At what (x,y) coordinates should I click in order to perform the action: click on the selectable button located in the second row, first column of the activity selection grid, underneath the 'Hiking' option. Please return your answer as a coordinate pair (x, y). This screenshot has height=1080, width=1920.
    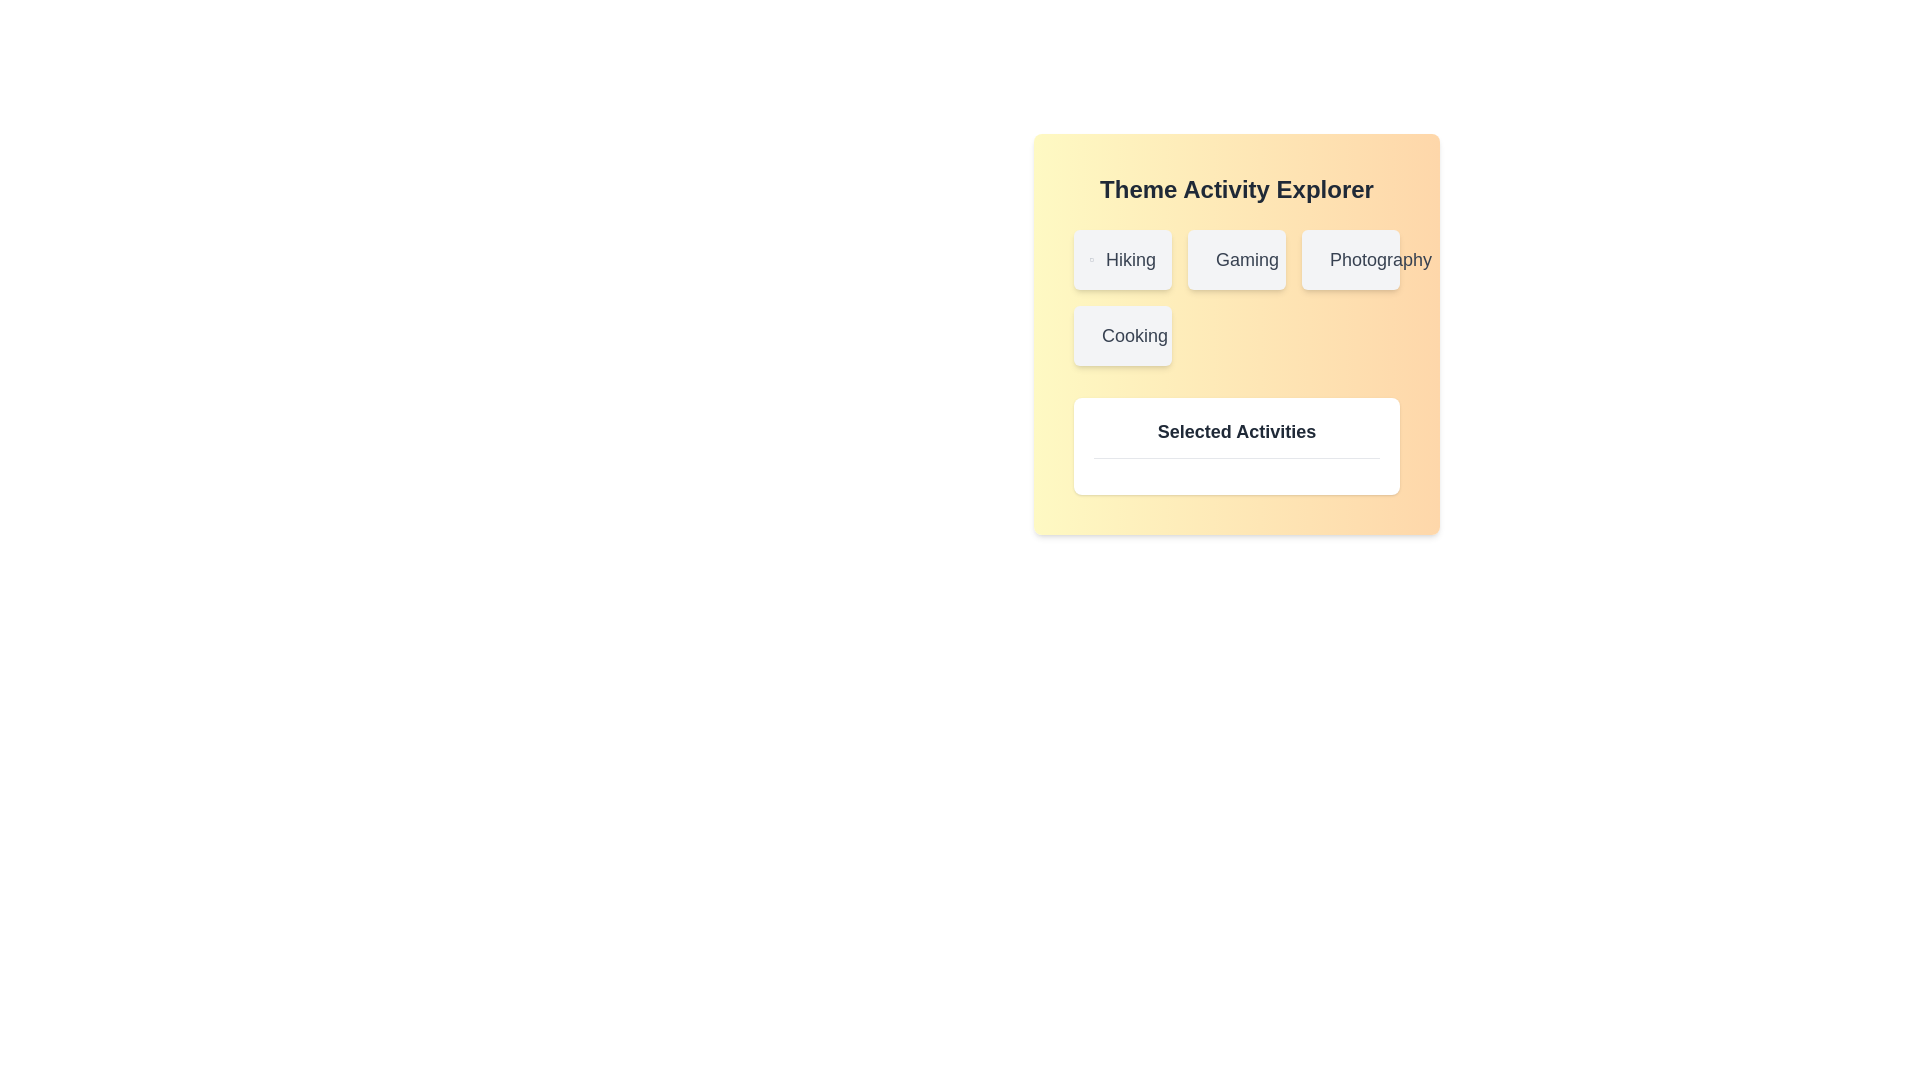
    Looking at the image, I should click on (1123, 334).